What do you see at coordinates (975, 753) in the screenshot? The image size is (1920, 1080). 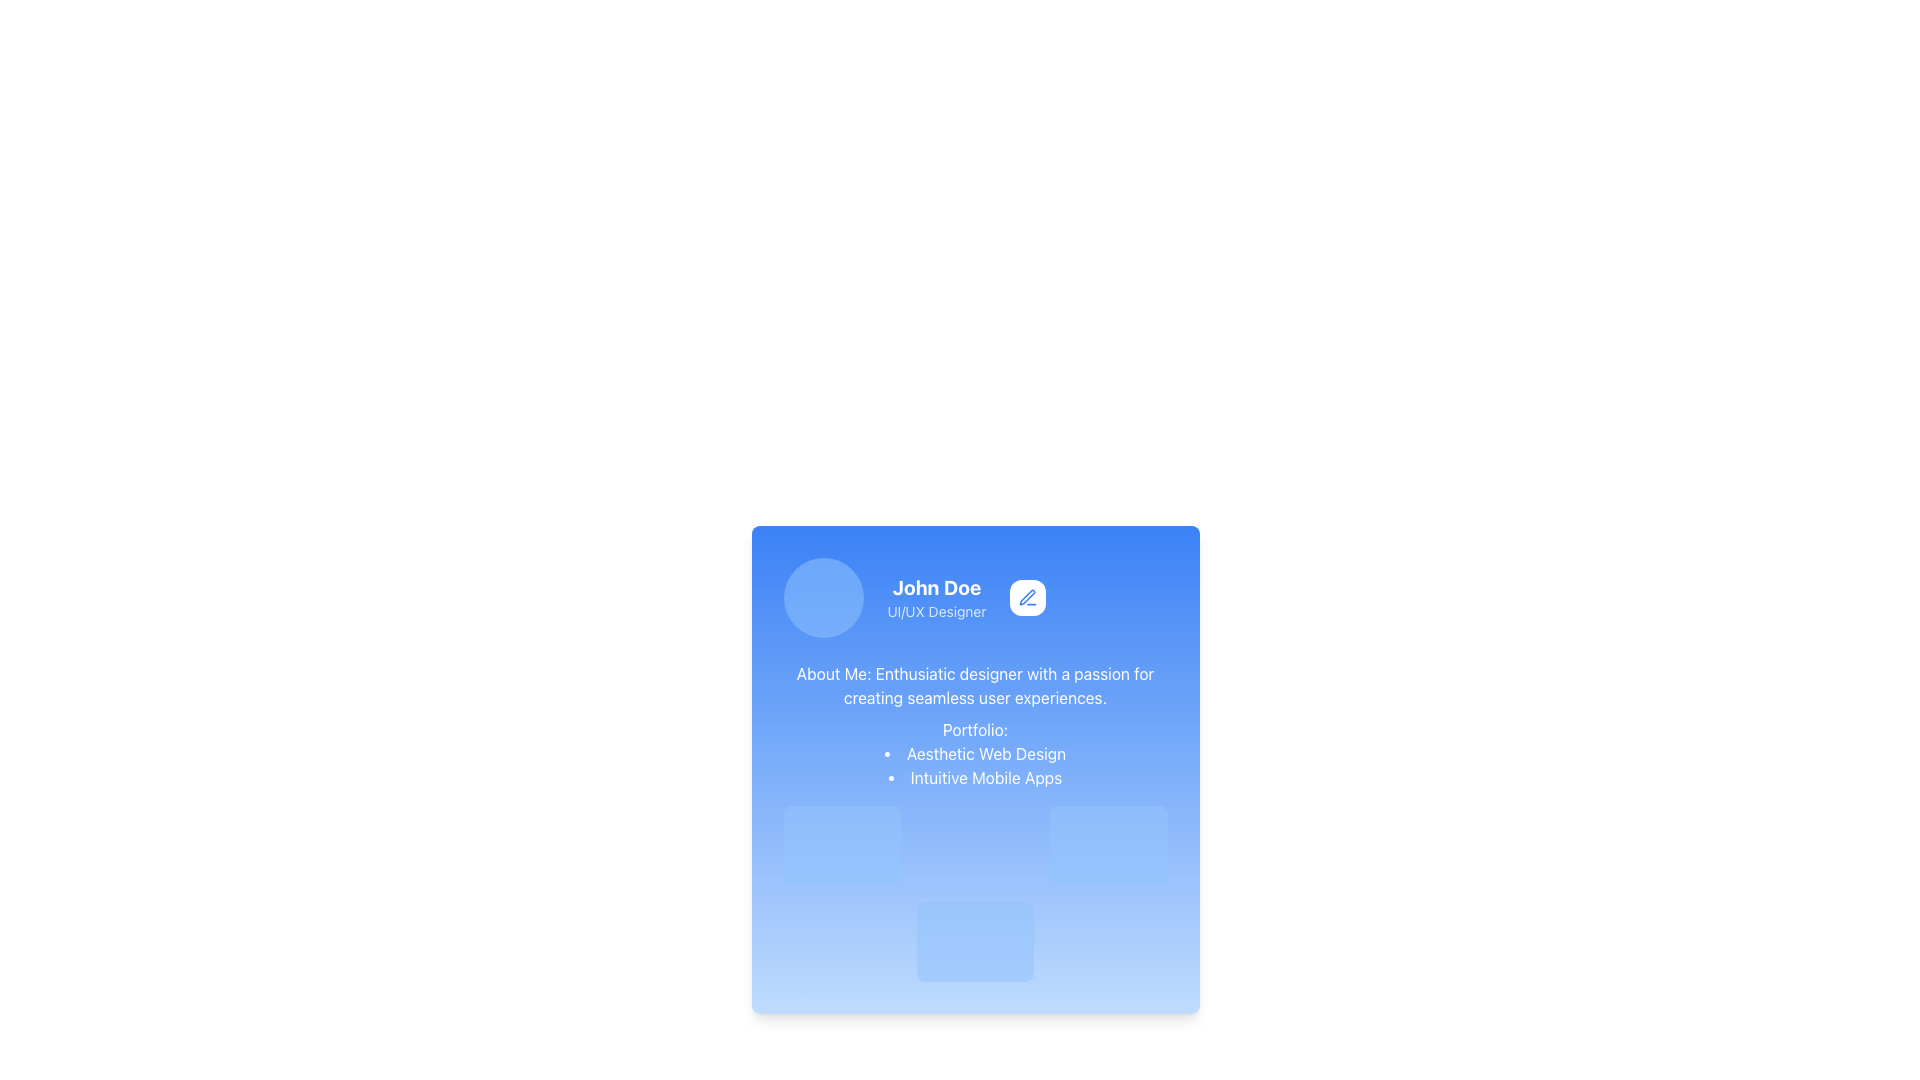 I see `the first list item text under the heading 'Portfolio:' in the card-like component, which represents an item in the portfolio of a UI/UX designer` at bounding box center [975, 753].